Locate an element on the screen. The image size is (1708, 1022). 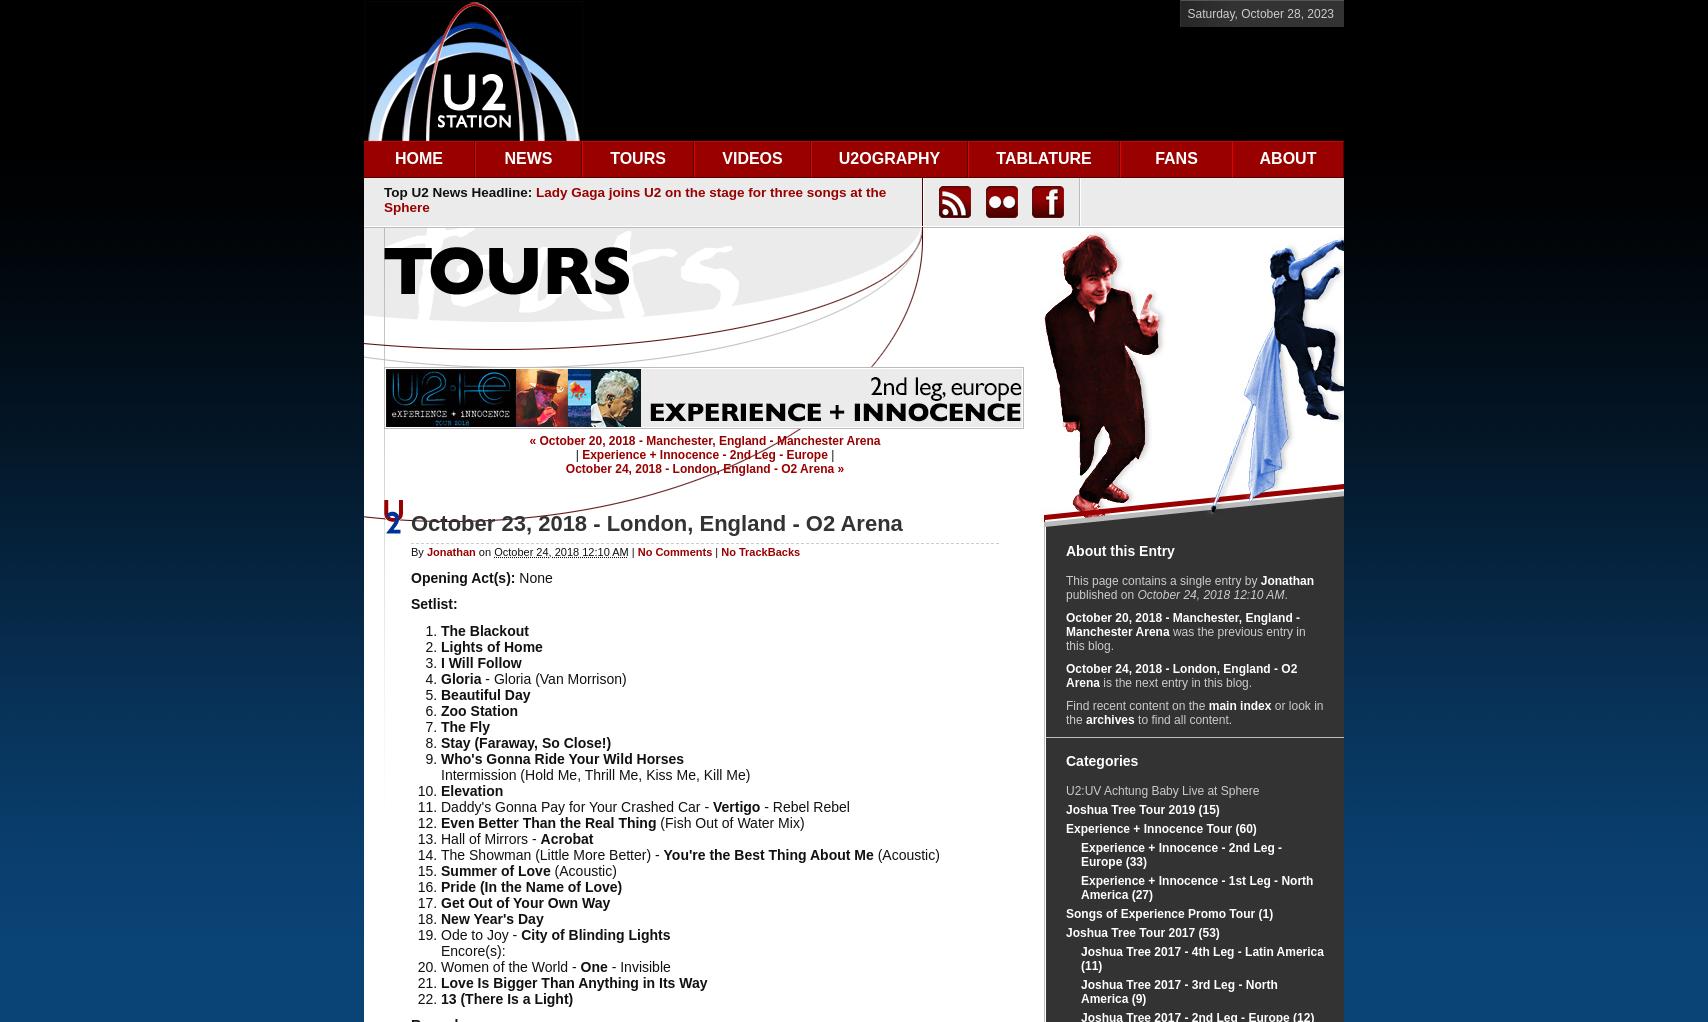
'One' is located at coordinates (593, 964).